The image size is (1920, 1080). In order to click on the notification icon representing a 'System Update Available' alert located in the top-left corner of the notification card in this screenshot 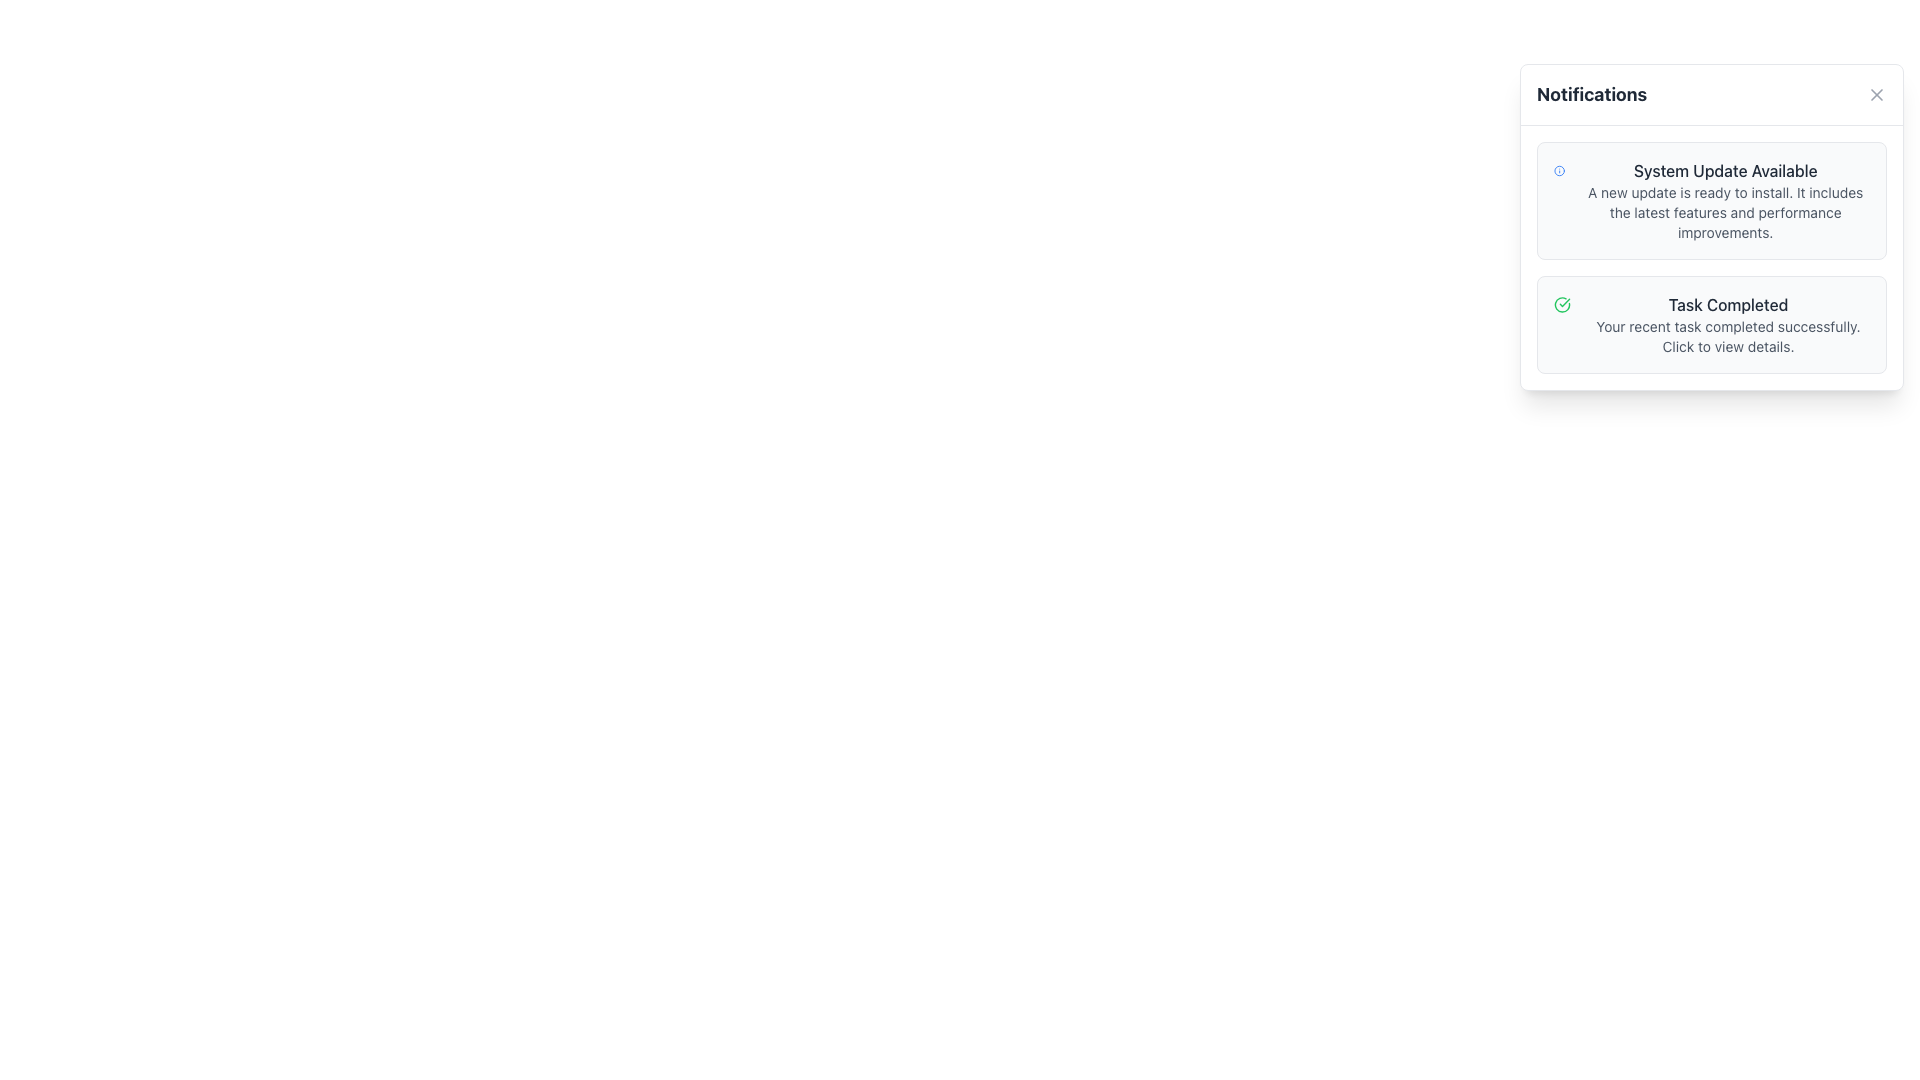, I will do `click(1558, 169)`.